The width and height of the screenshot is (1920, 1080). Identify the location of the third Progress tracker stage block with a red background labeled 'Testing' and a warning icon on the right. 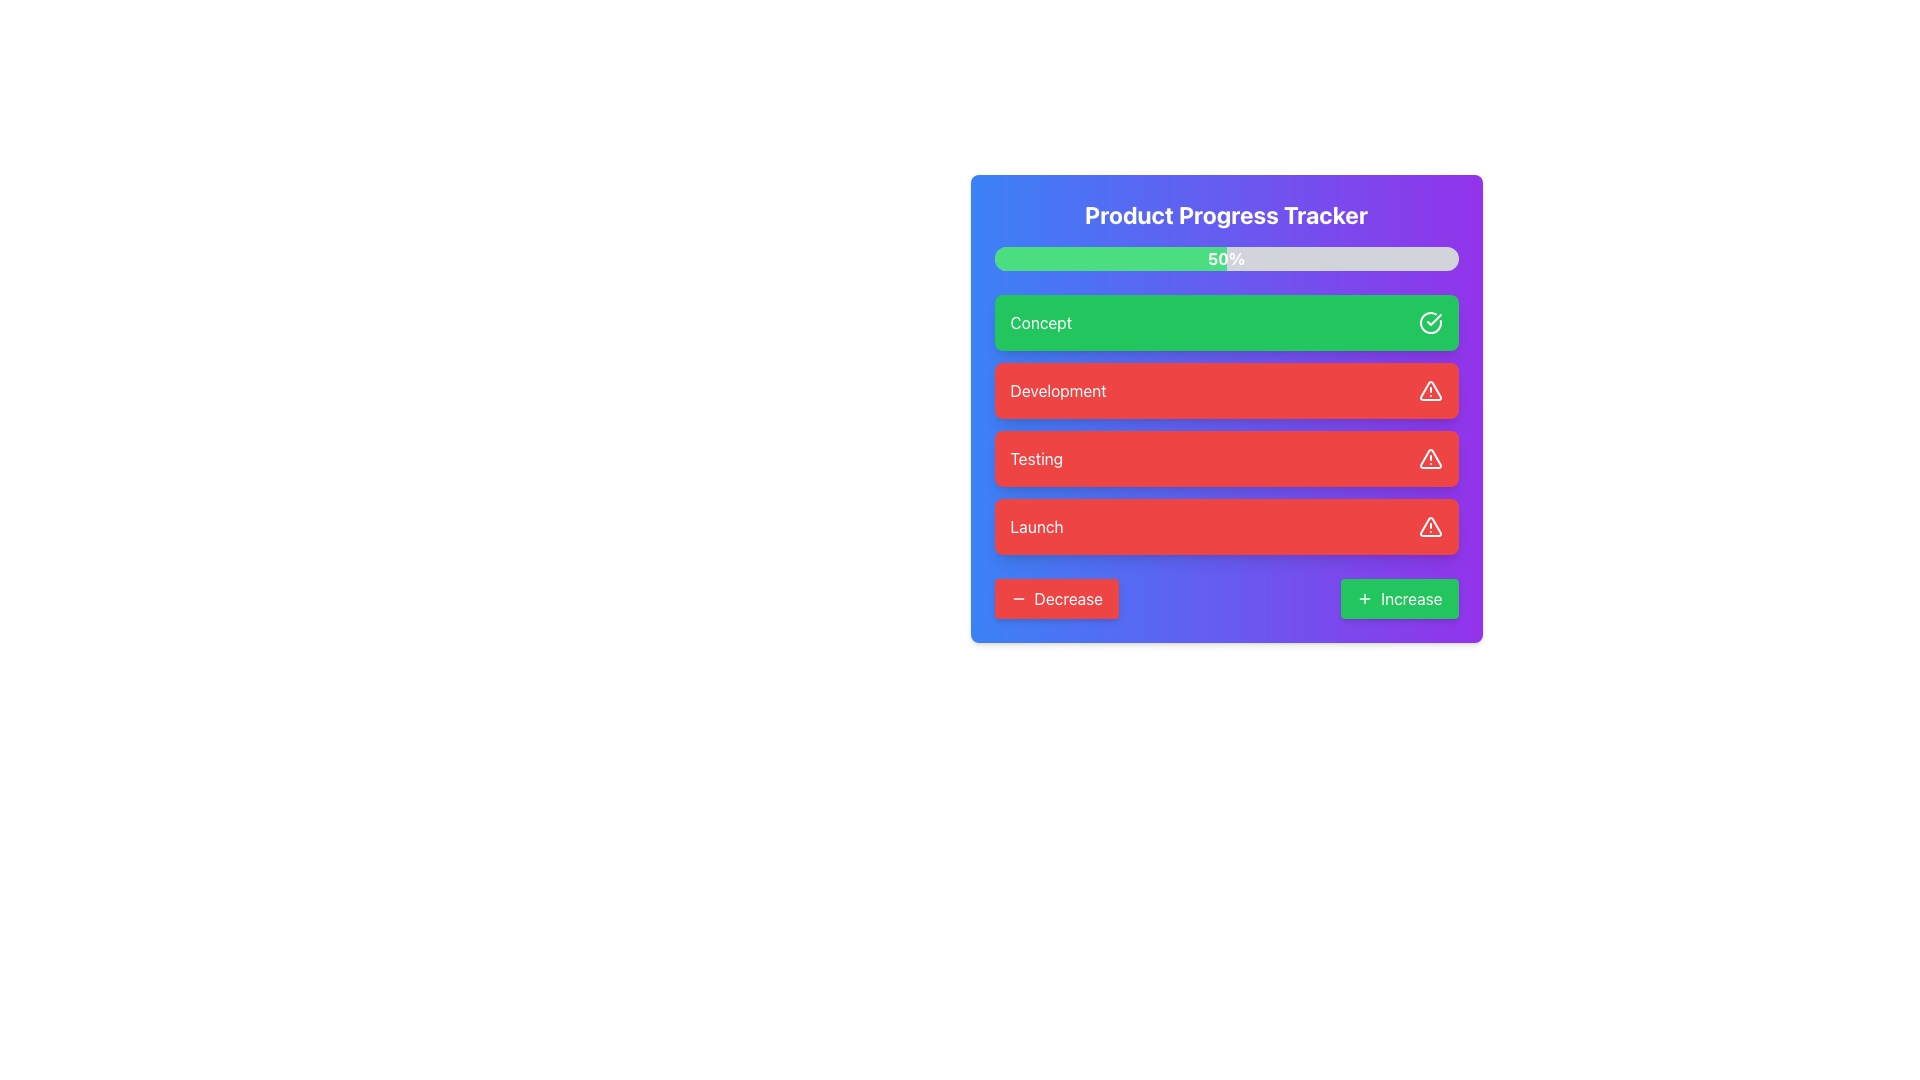
(1225, 459).